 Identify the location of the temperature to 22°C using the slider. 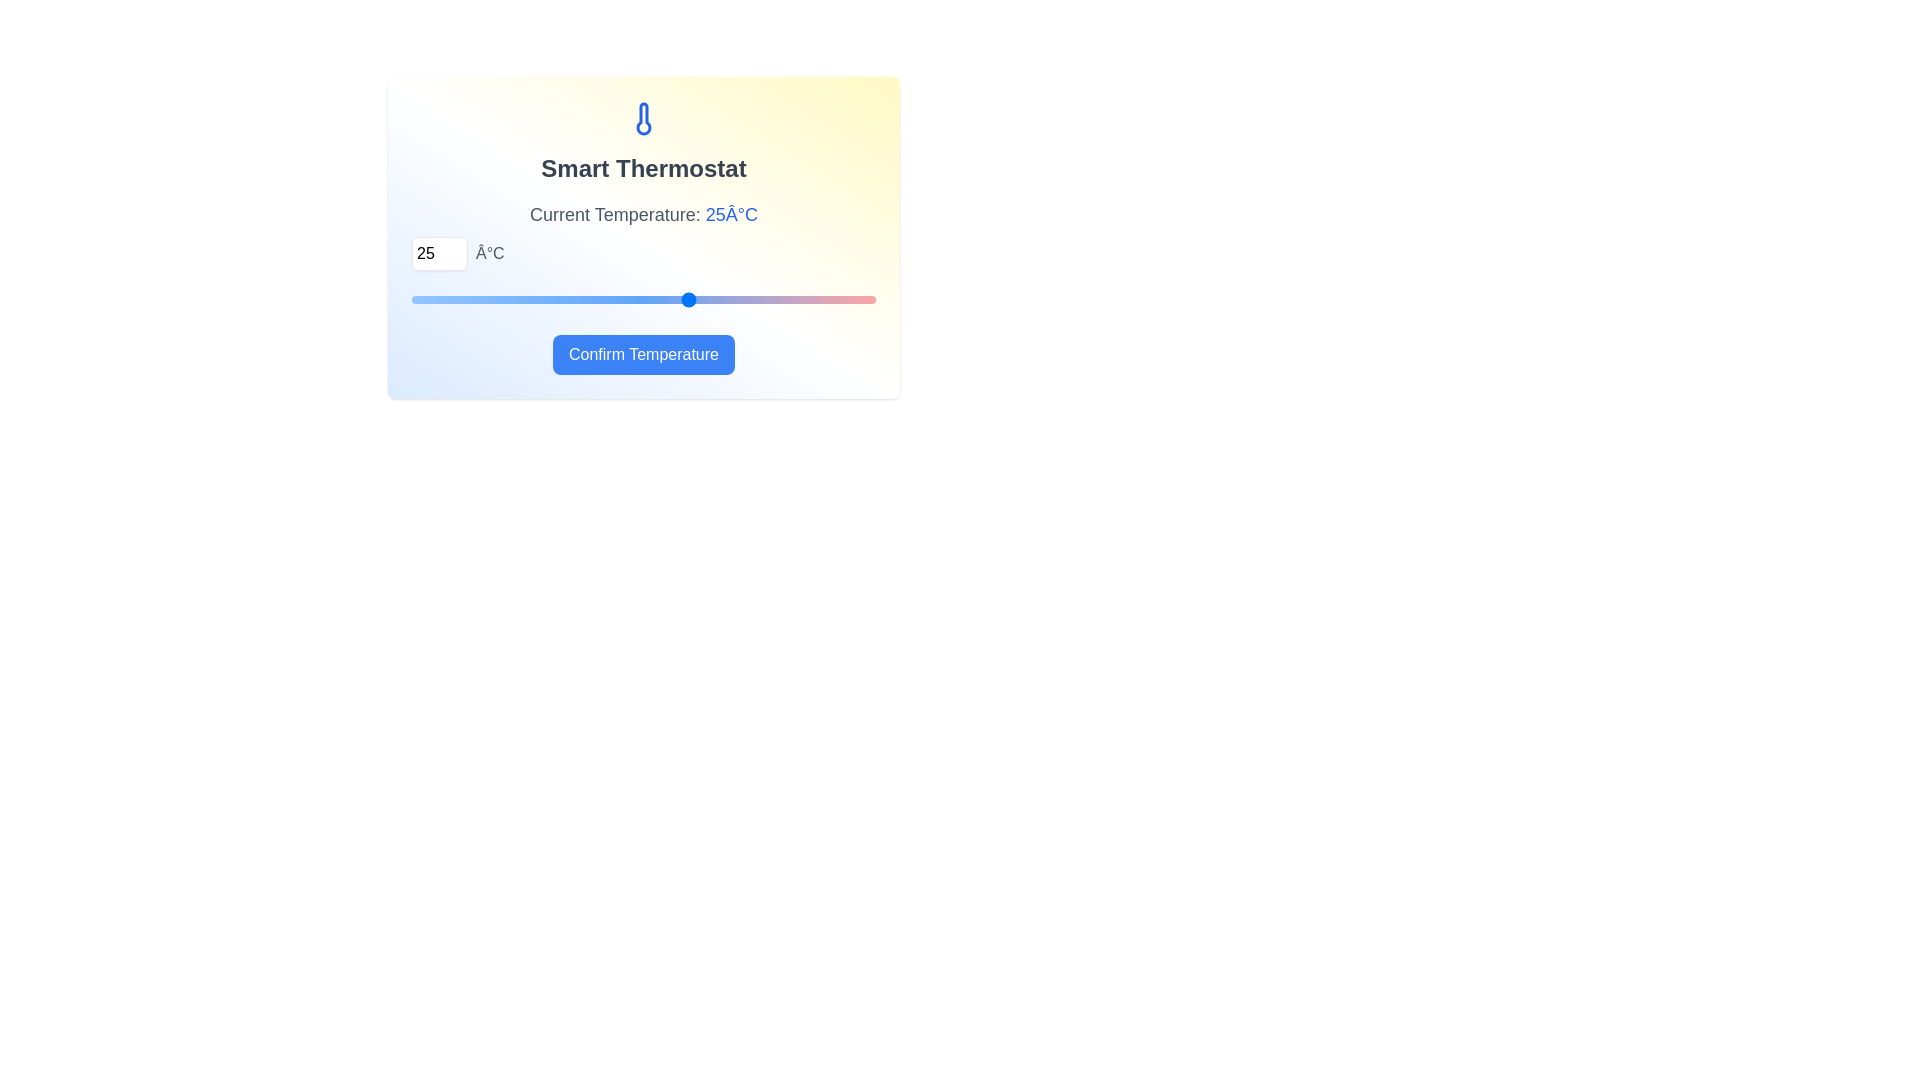
(633, 300).